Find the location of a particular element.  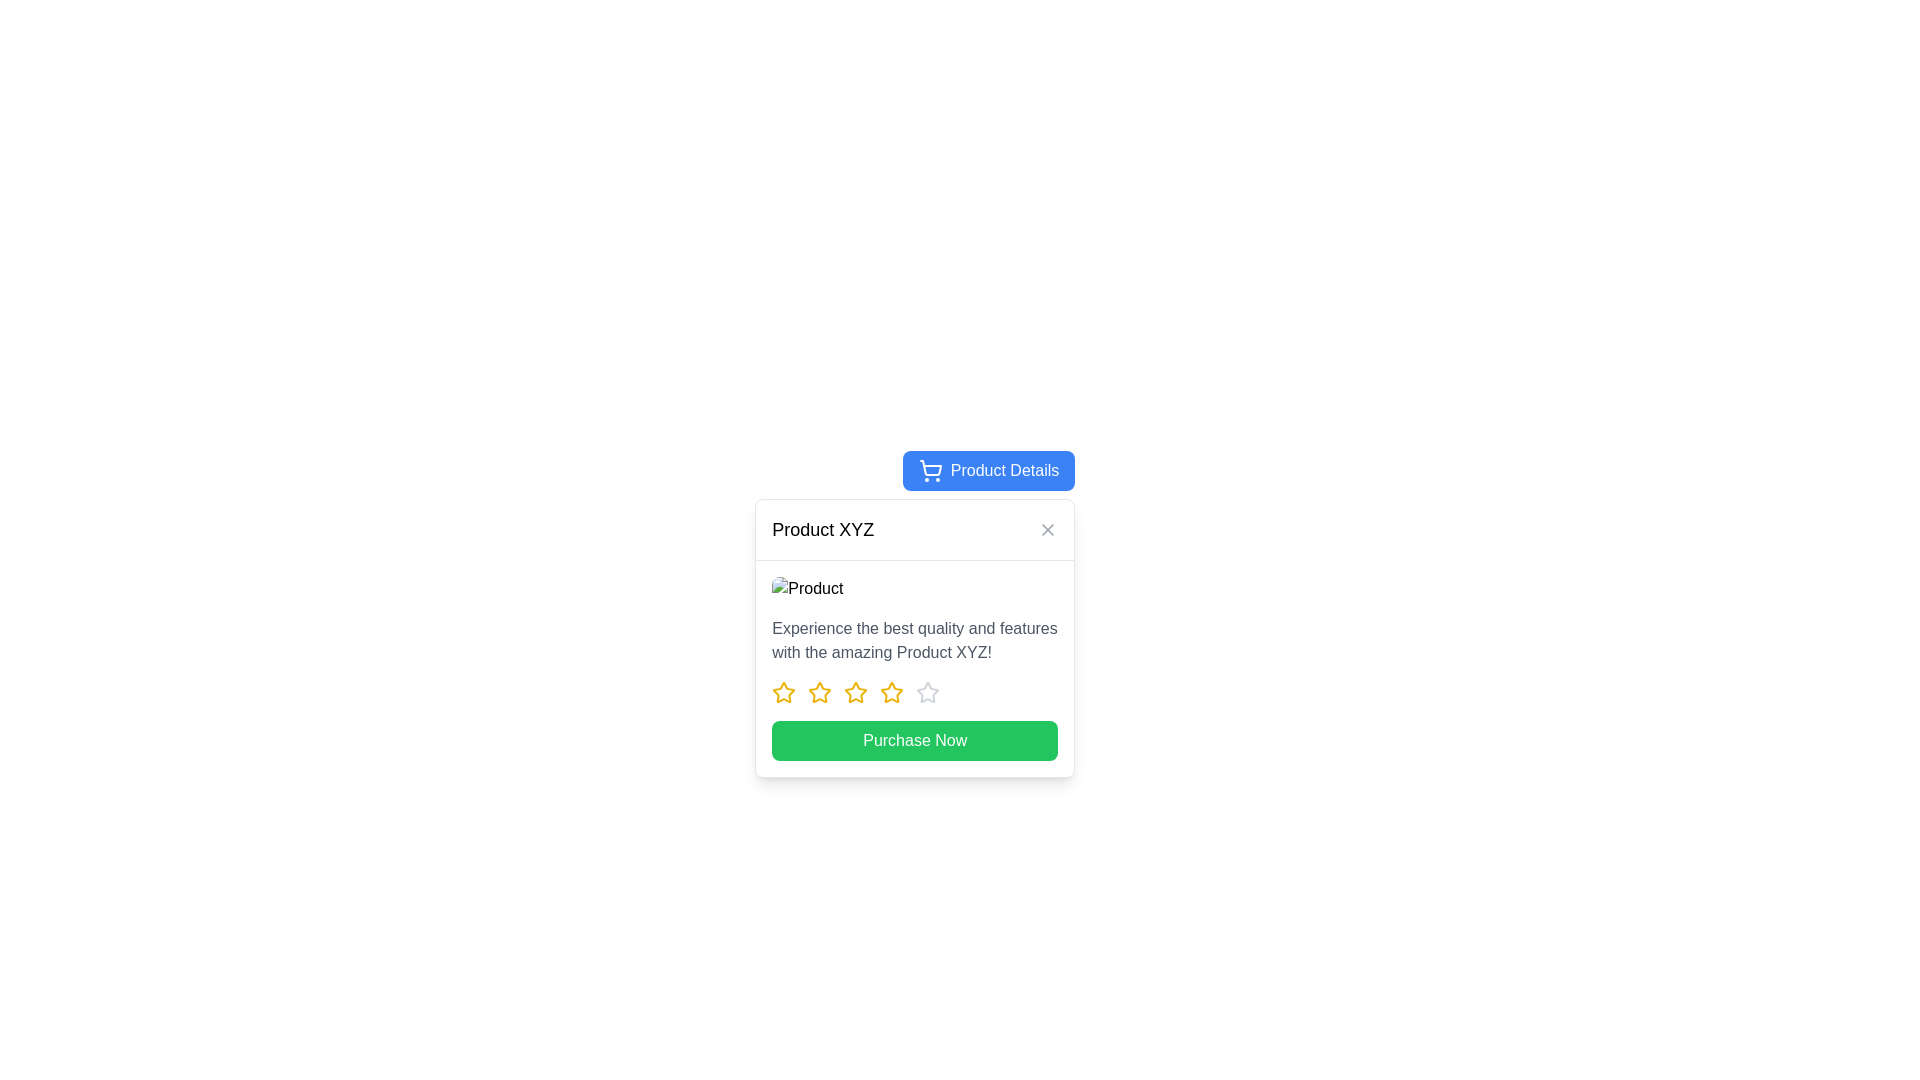

the label within the button that triggers additional product-related details, located to the right of the shopping cart icon at the top-center of the window is located at coordinates (1004, 470).